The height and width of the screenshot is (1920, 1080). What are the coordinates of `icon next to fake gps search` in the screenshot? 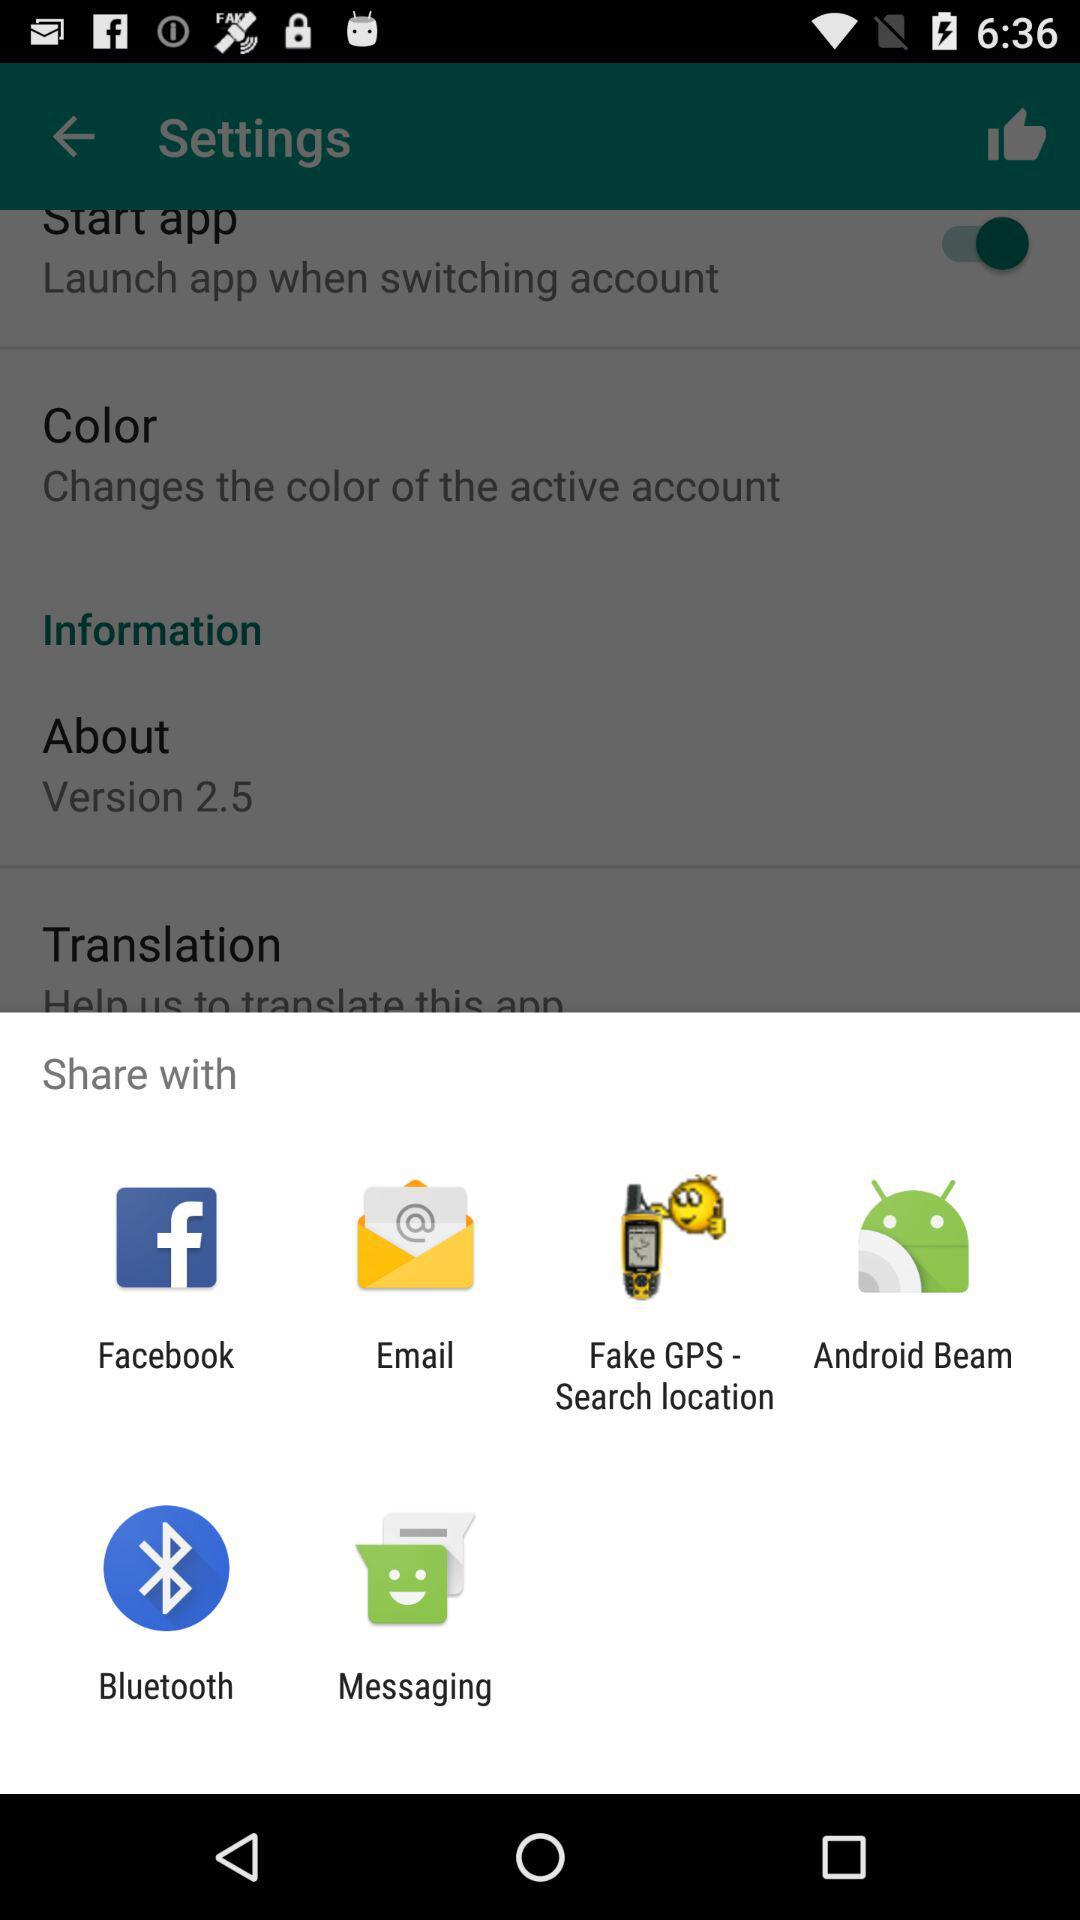 It's located at (414, 1374).